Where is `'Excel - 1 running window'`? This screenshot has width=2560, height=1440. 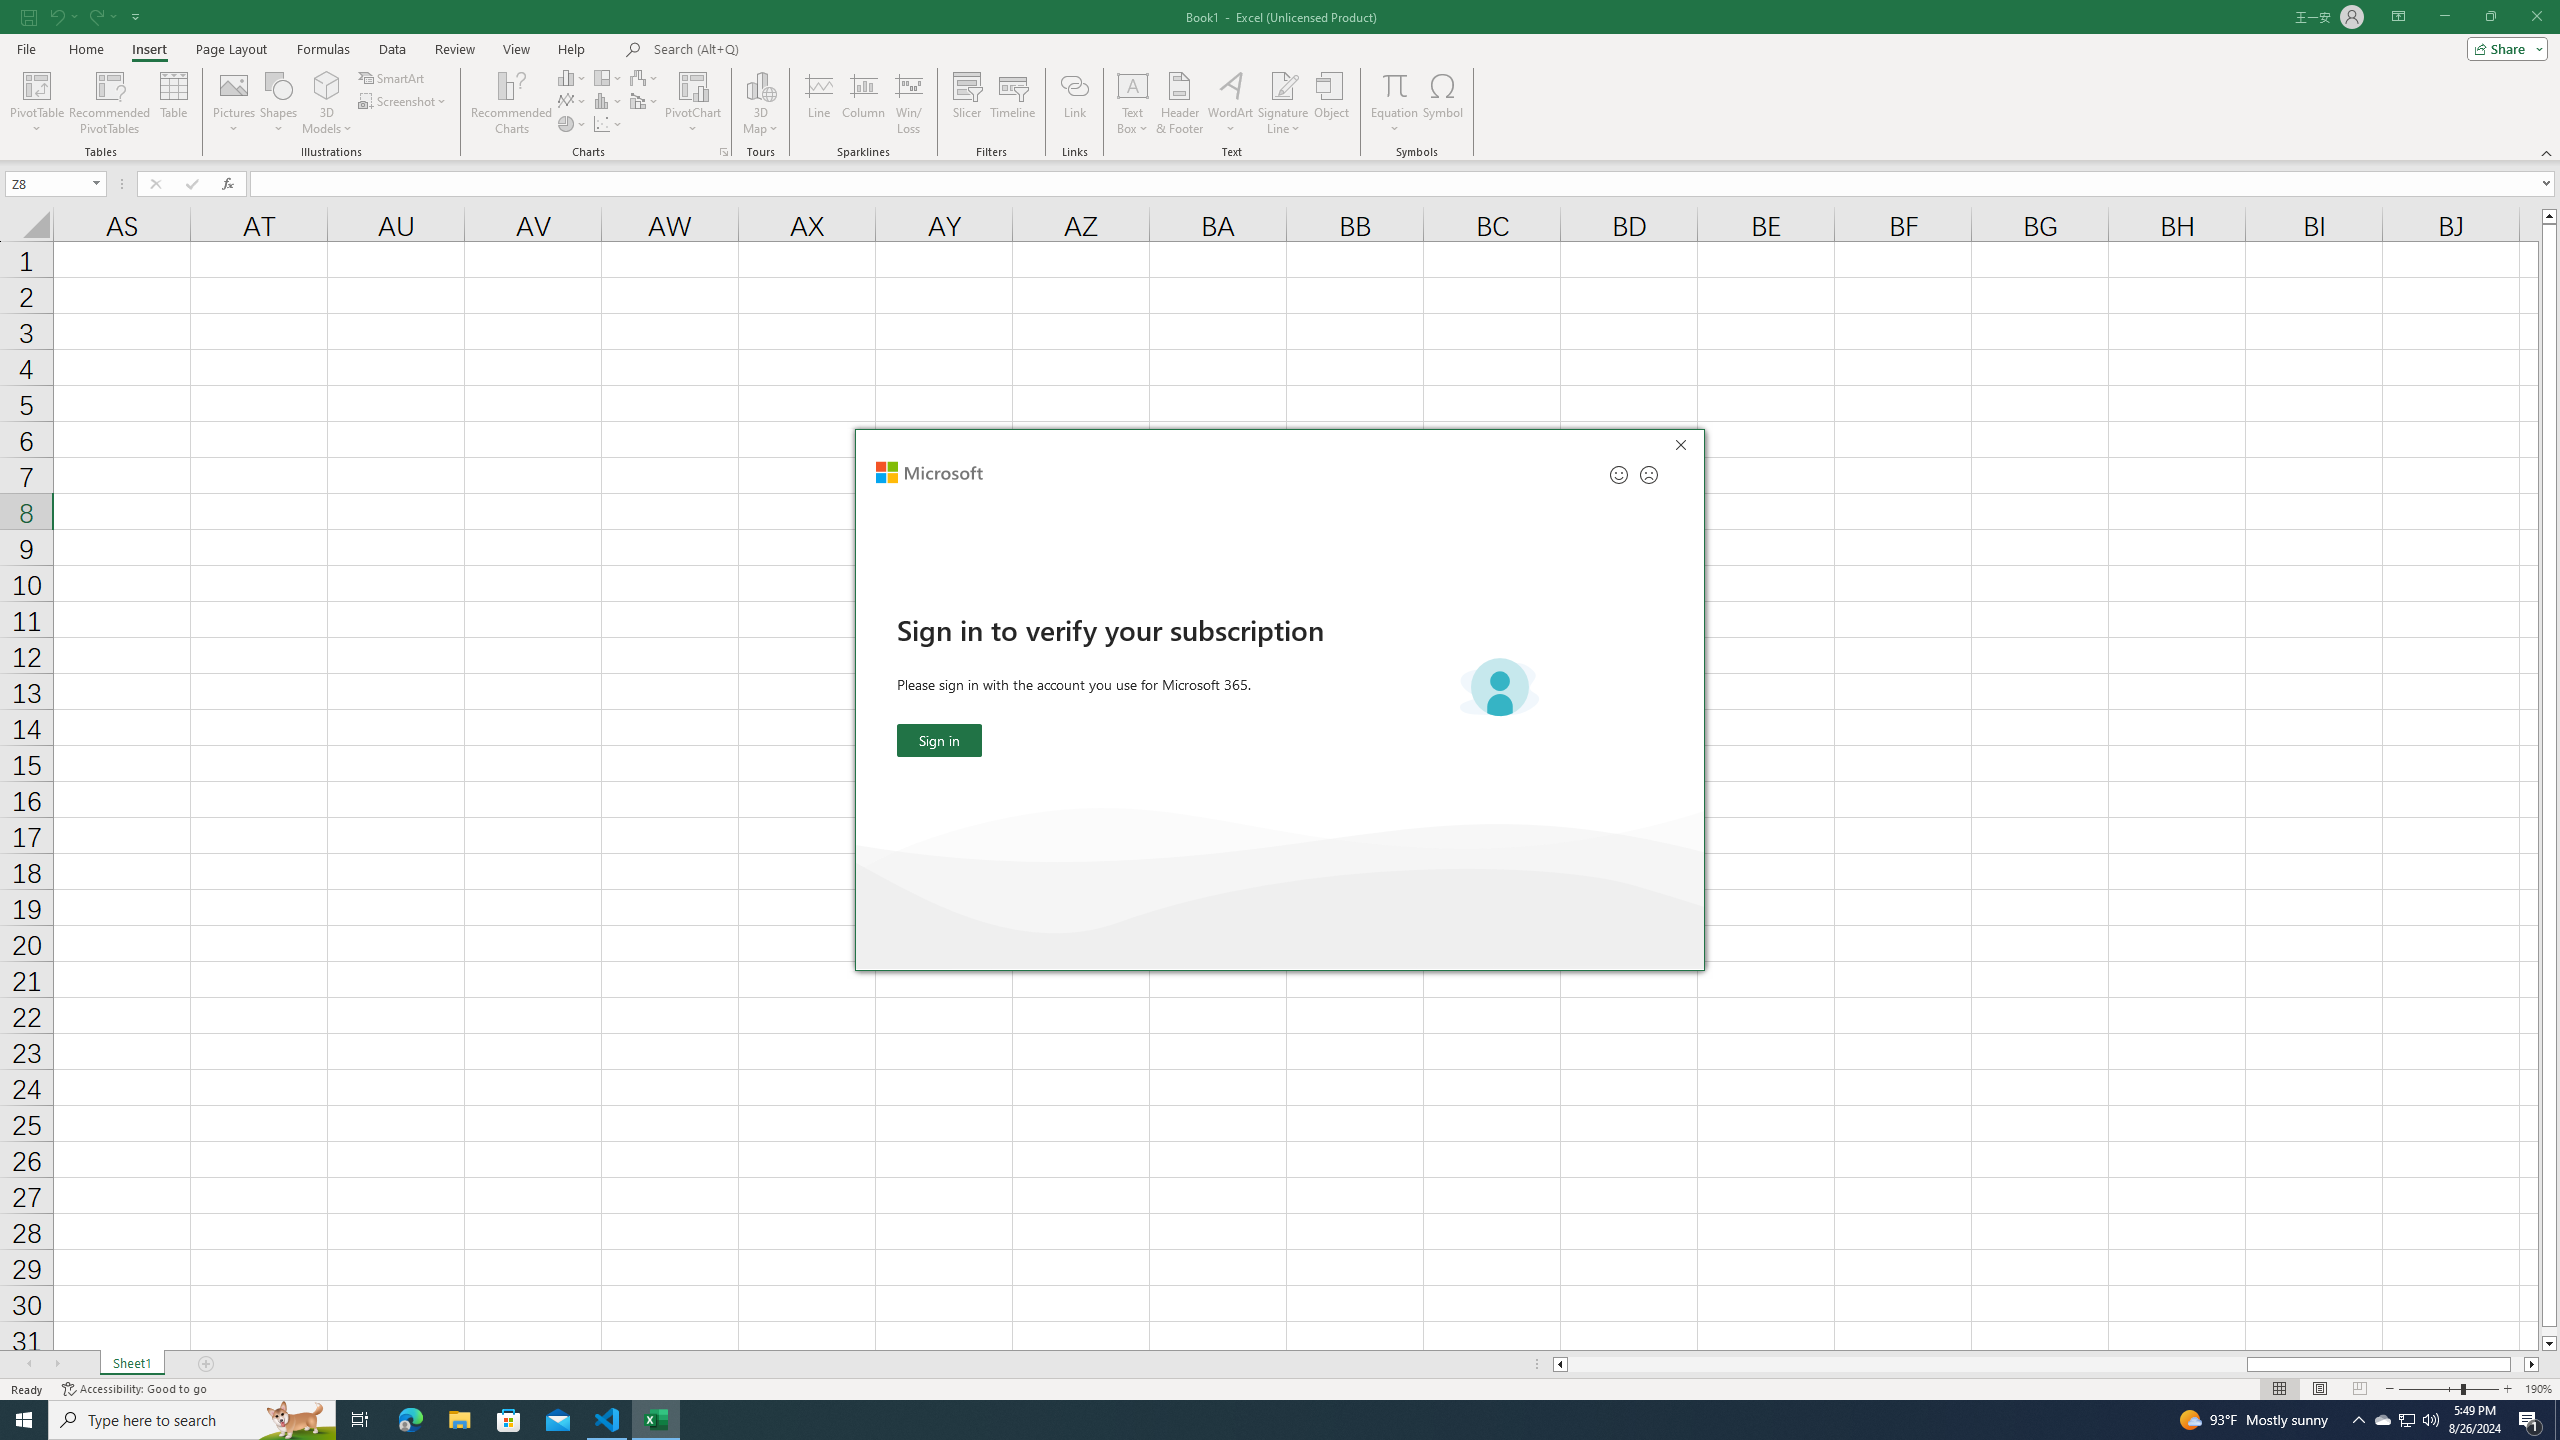 'Excel - 1 running window' is located at coordinates (656, 1418).